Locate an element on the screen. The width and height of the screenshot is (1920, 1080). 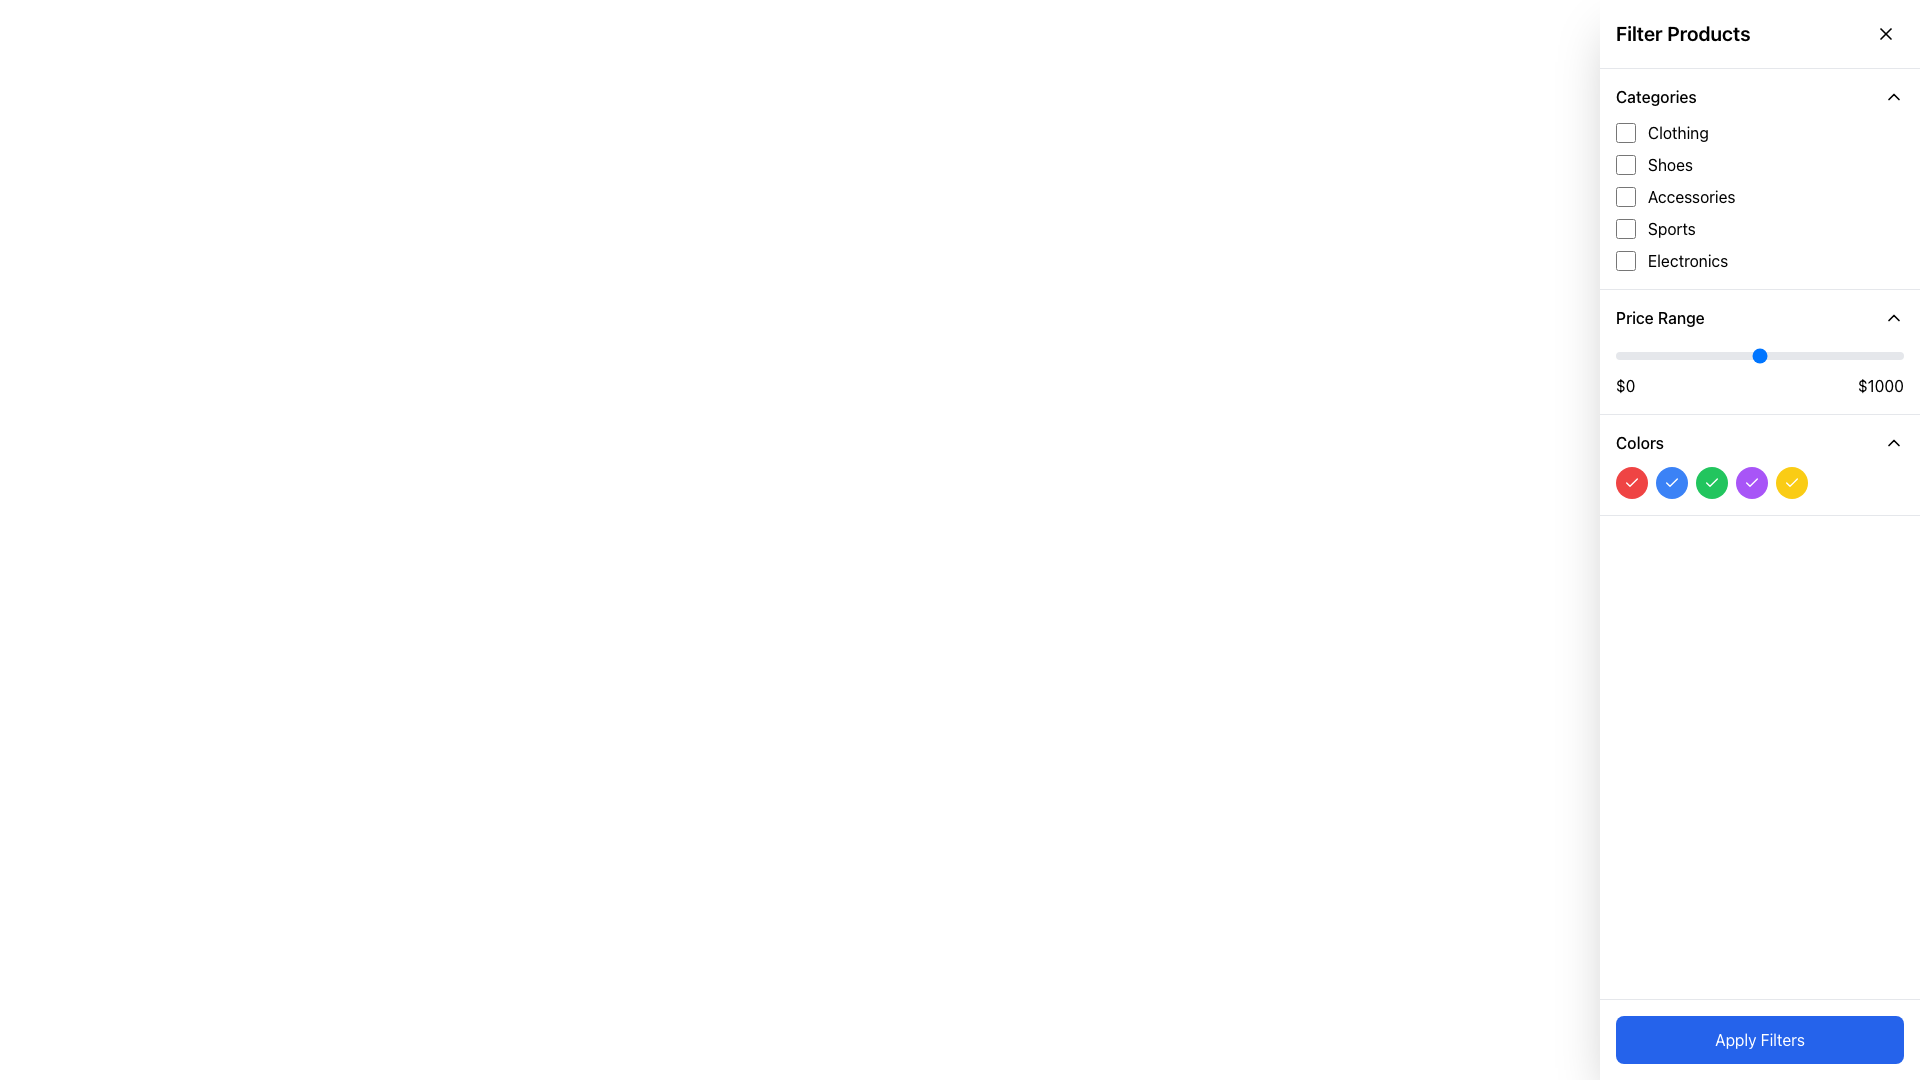
the checkbox for the 'Electronics' option in the filter menu is located at coordinates (1760, 260).